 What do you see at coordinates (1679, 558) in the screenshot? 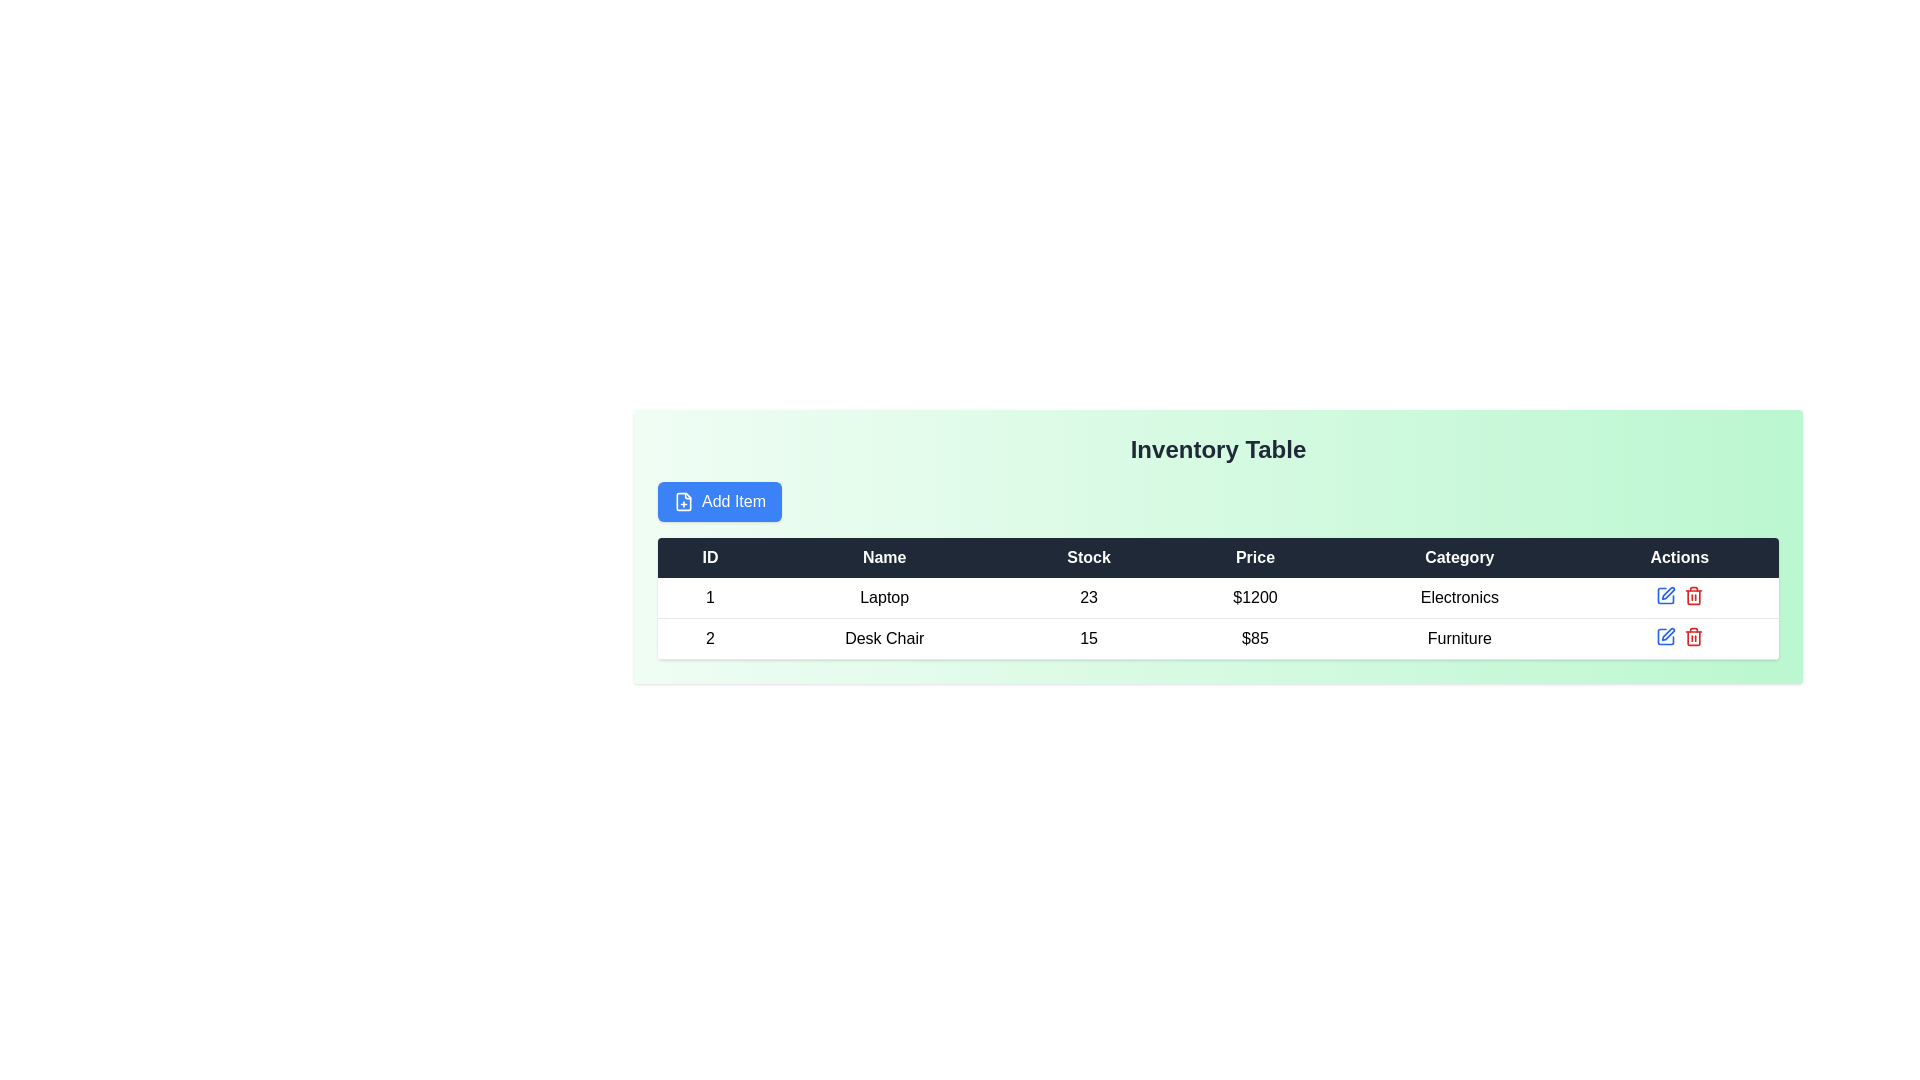
I see `the Text Label in the header row of the table that indicates actions for rows, located at the far right after the 'Category' column` at bounding box center [1679, 558].